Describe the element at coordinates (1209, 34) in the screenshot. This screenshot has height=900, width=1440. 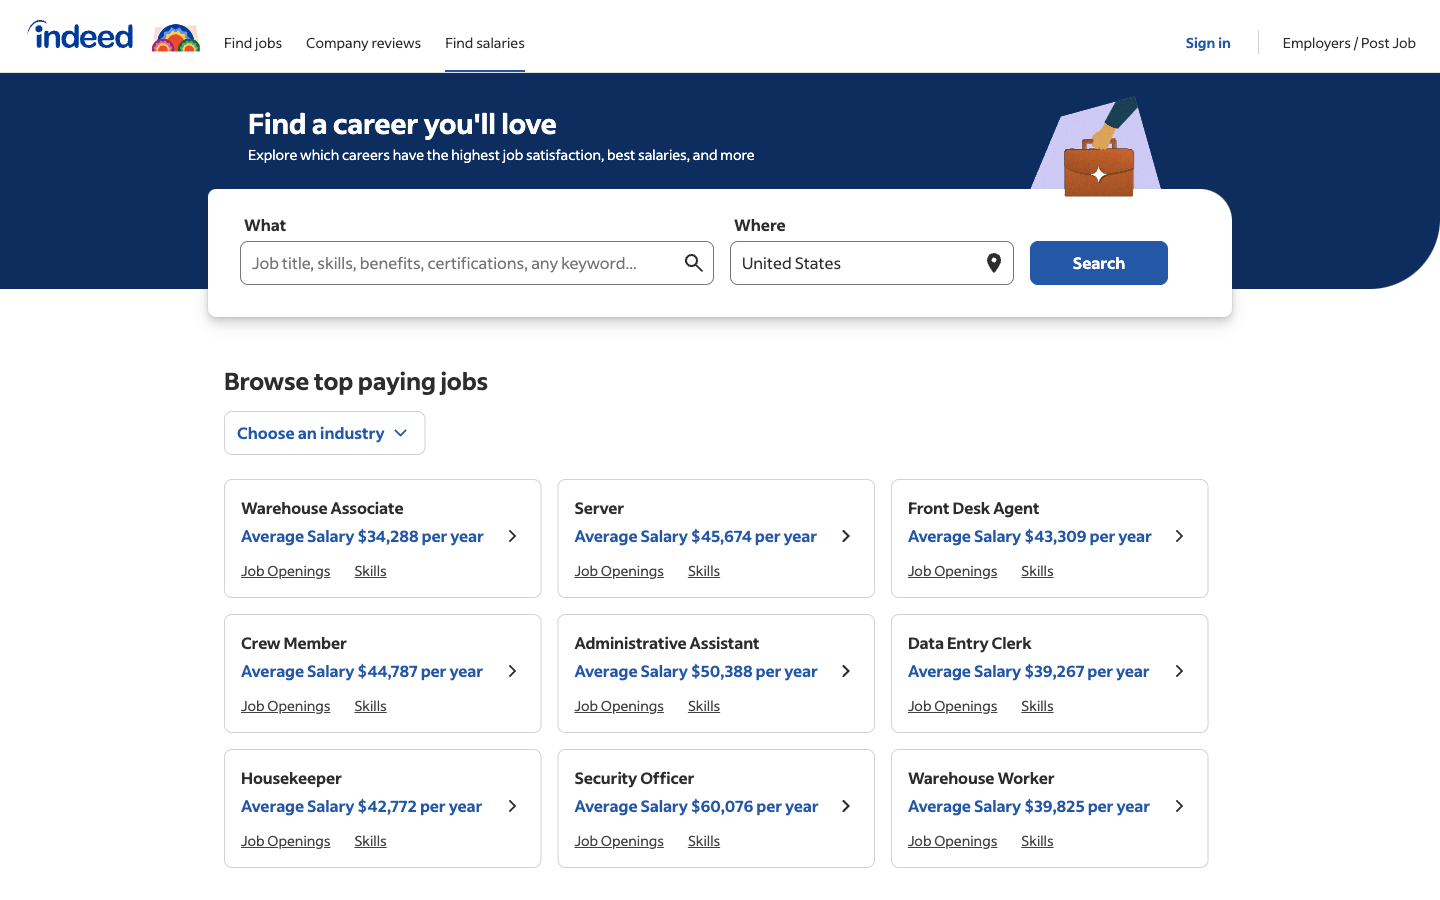
I see `the Login page` at that location.